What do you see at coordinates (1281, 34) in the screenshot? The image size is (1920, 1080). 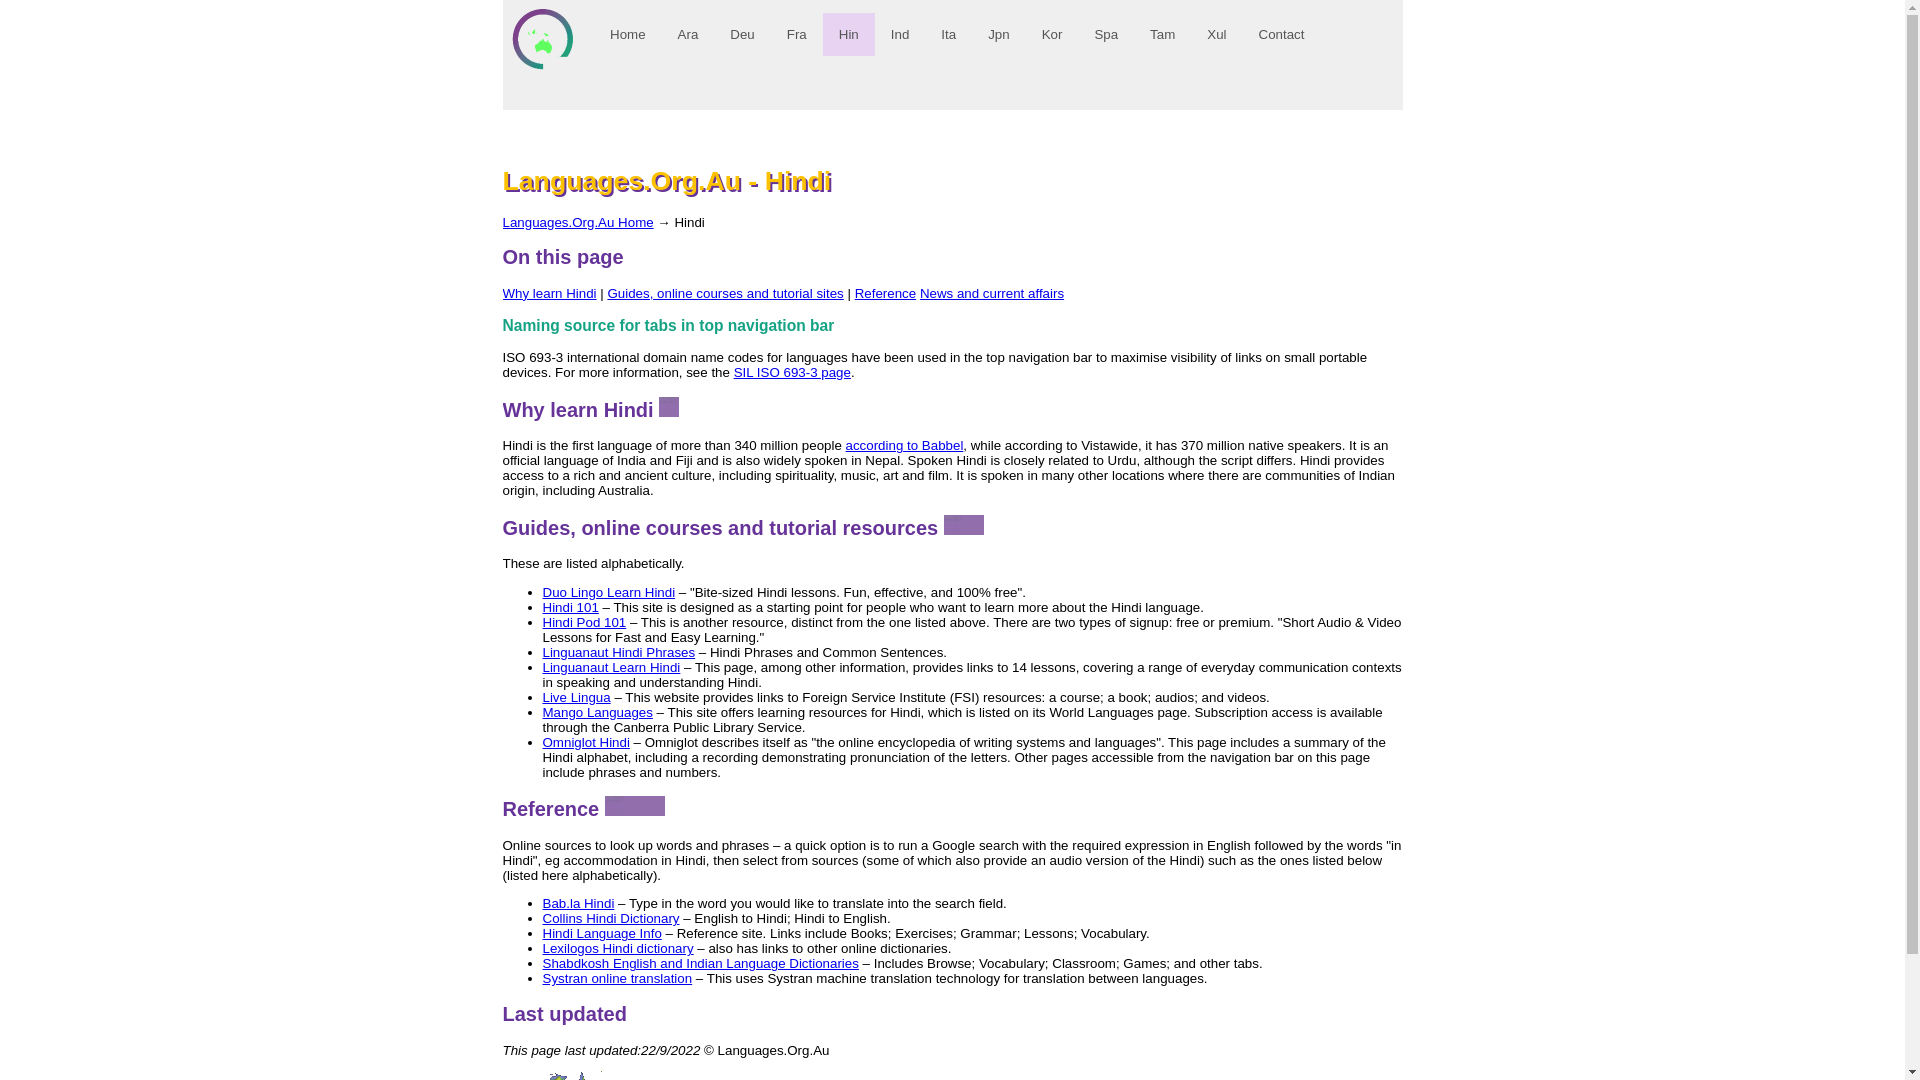 I see `'Contact'` at bounding box center [1281, 34].